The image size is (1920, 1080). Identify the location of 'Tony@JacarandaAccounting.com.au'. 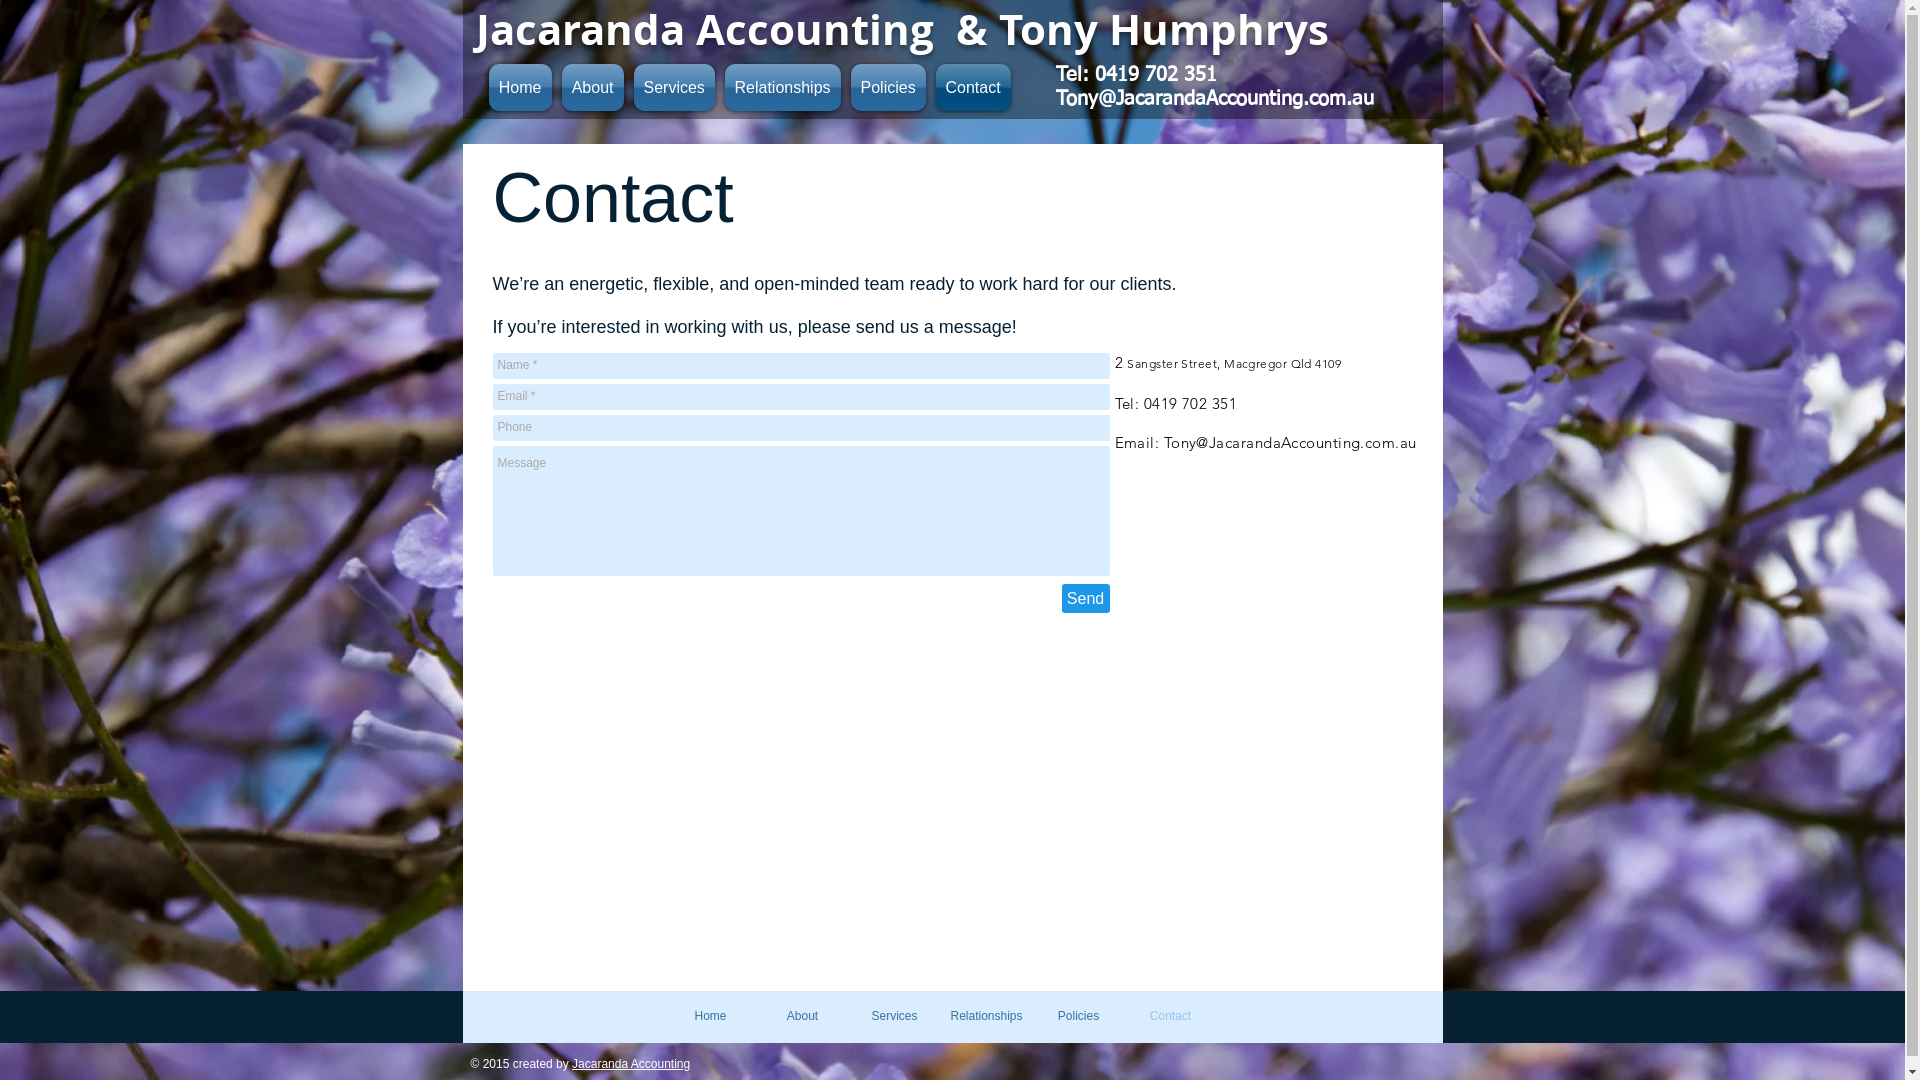
(1213, 99).